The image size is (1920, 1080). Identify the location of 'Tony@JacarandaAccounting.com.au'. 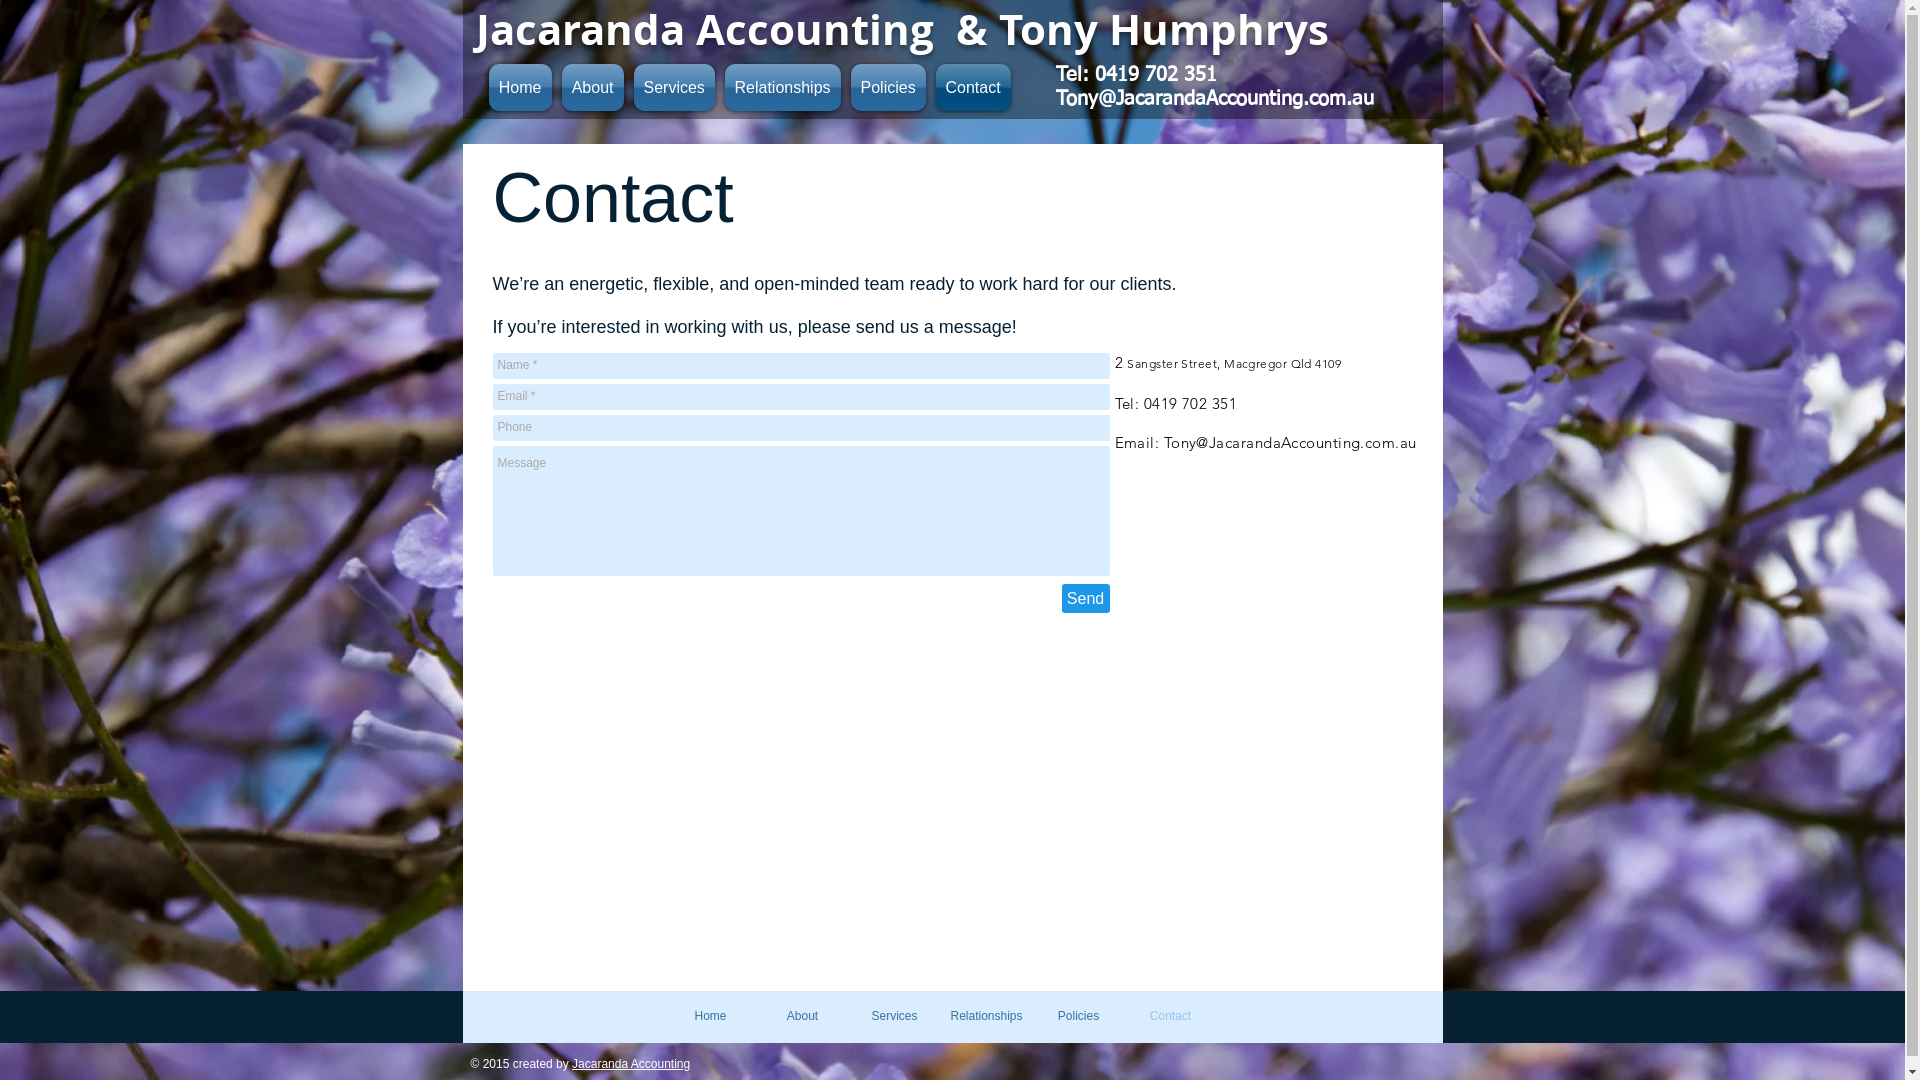
(1213, 99).